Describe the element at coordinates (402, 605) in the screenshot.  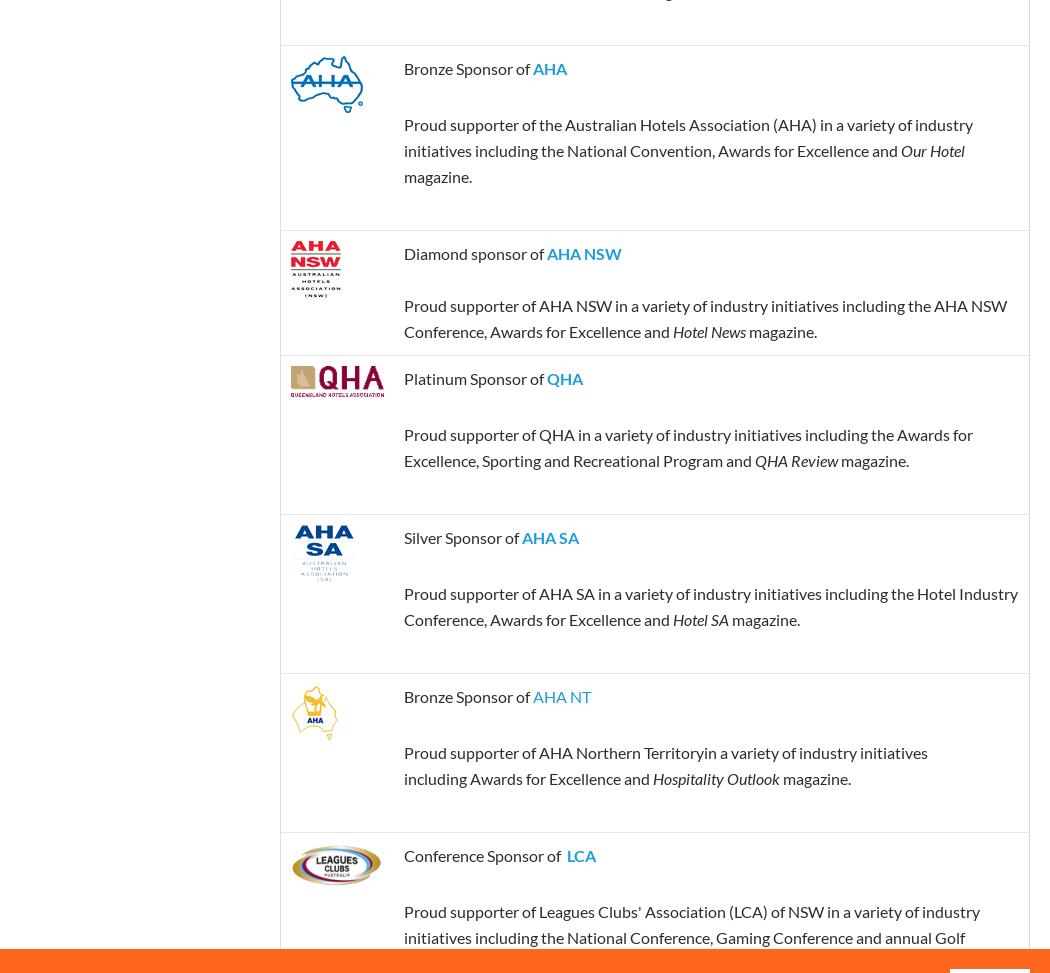
I see `'Proud supporter of AHA SA in a variety of industry initiatives including the Hotel Industry Conference, Awards for Excellence and'` at that location.